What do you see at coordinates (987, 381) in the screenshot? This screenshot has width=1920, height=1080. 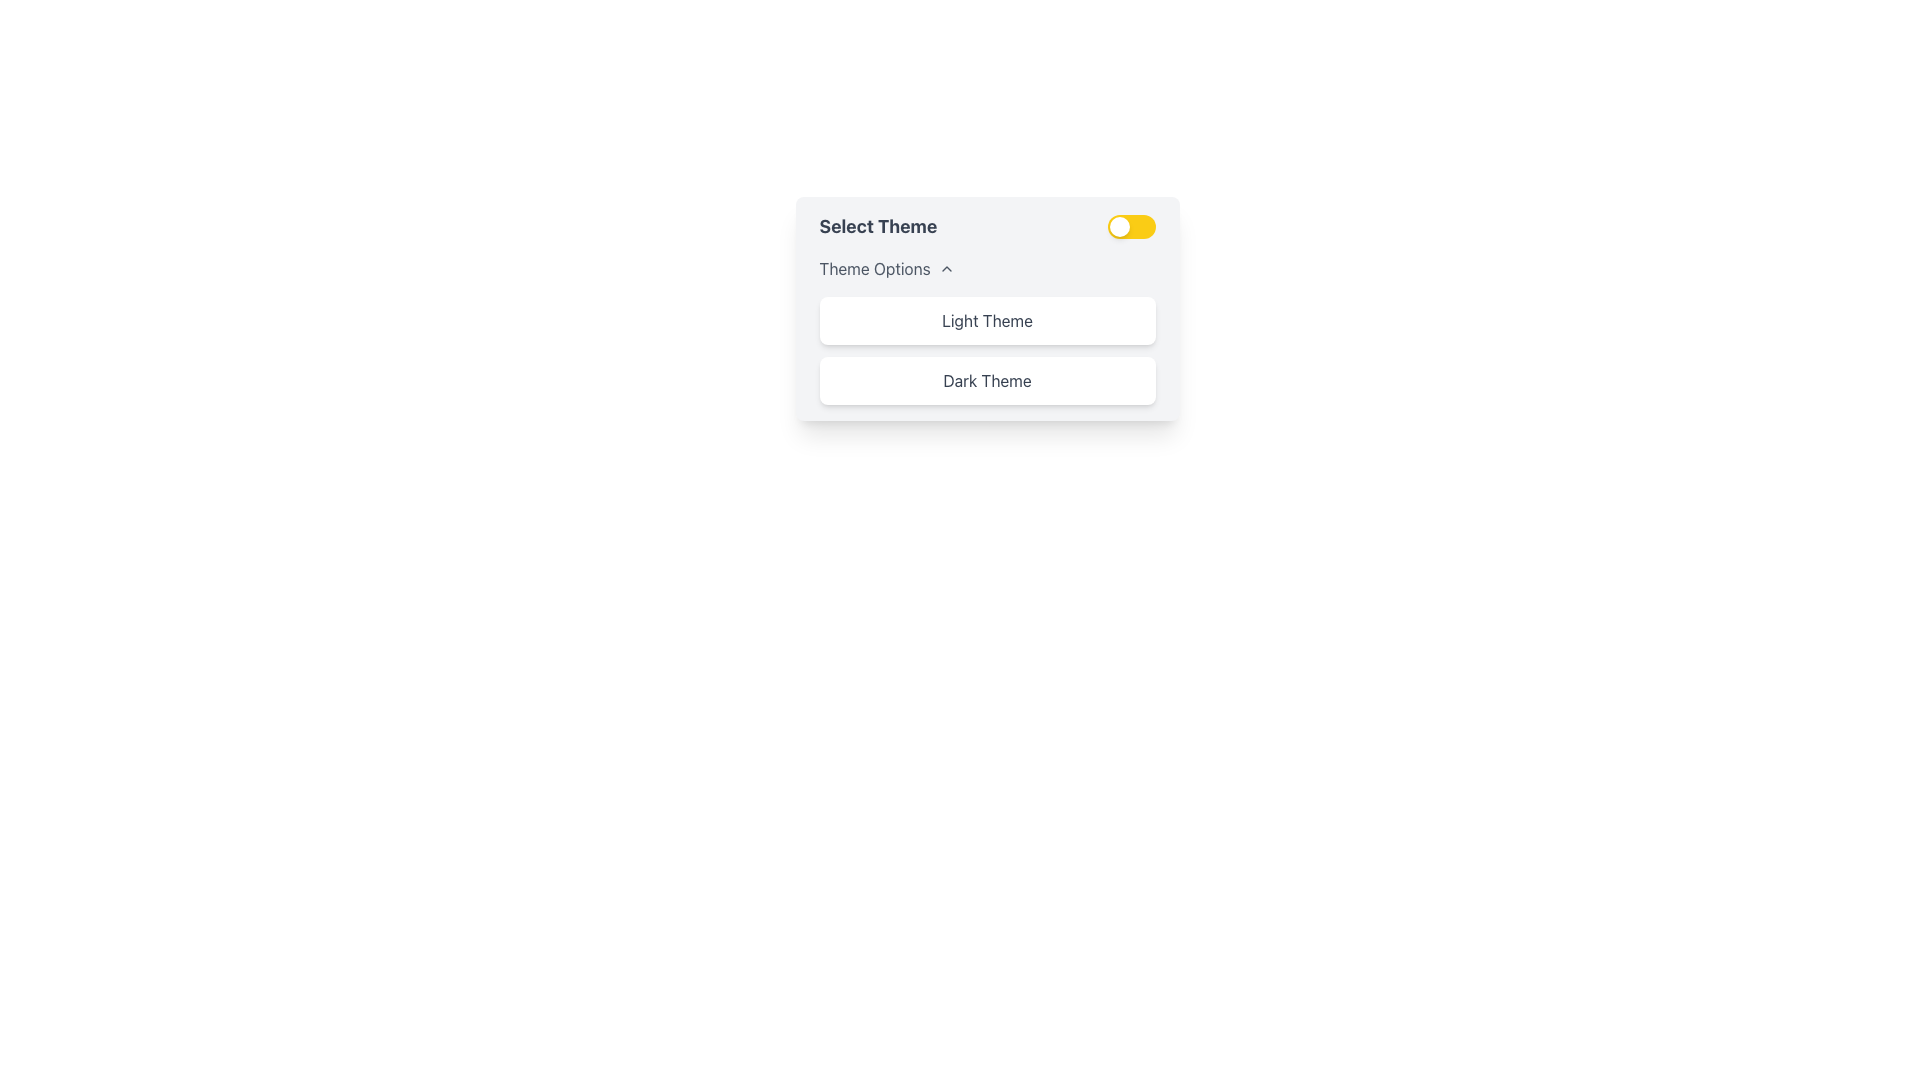 I see `the 'Dark Theme' button, which is a rectangular button with rounded edges, white background, and black text, located in the 'Theme Options' menu below the 'Light Theme' button` at bounding box center [987, 381].